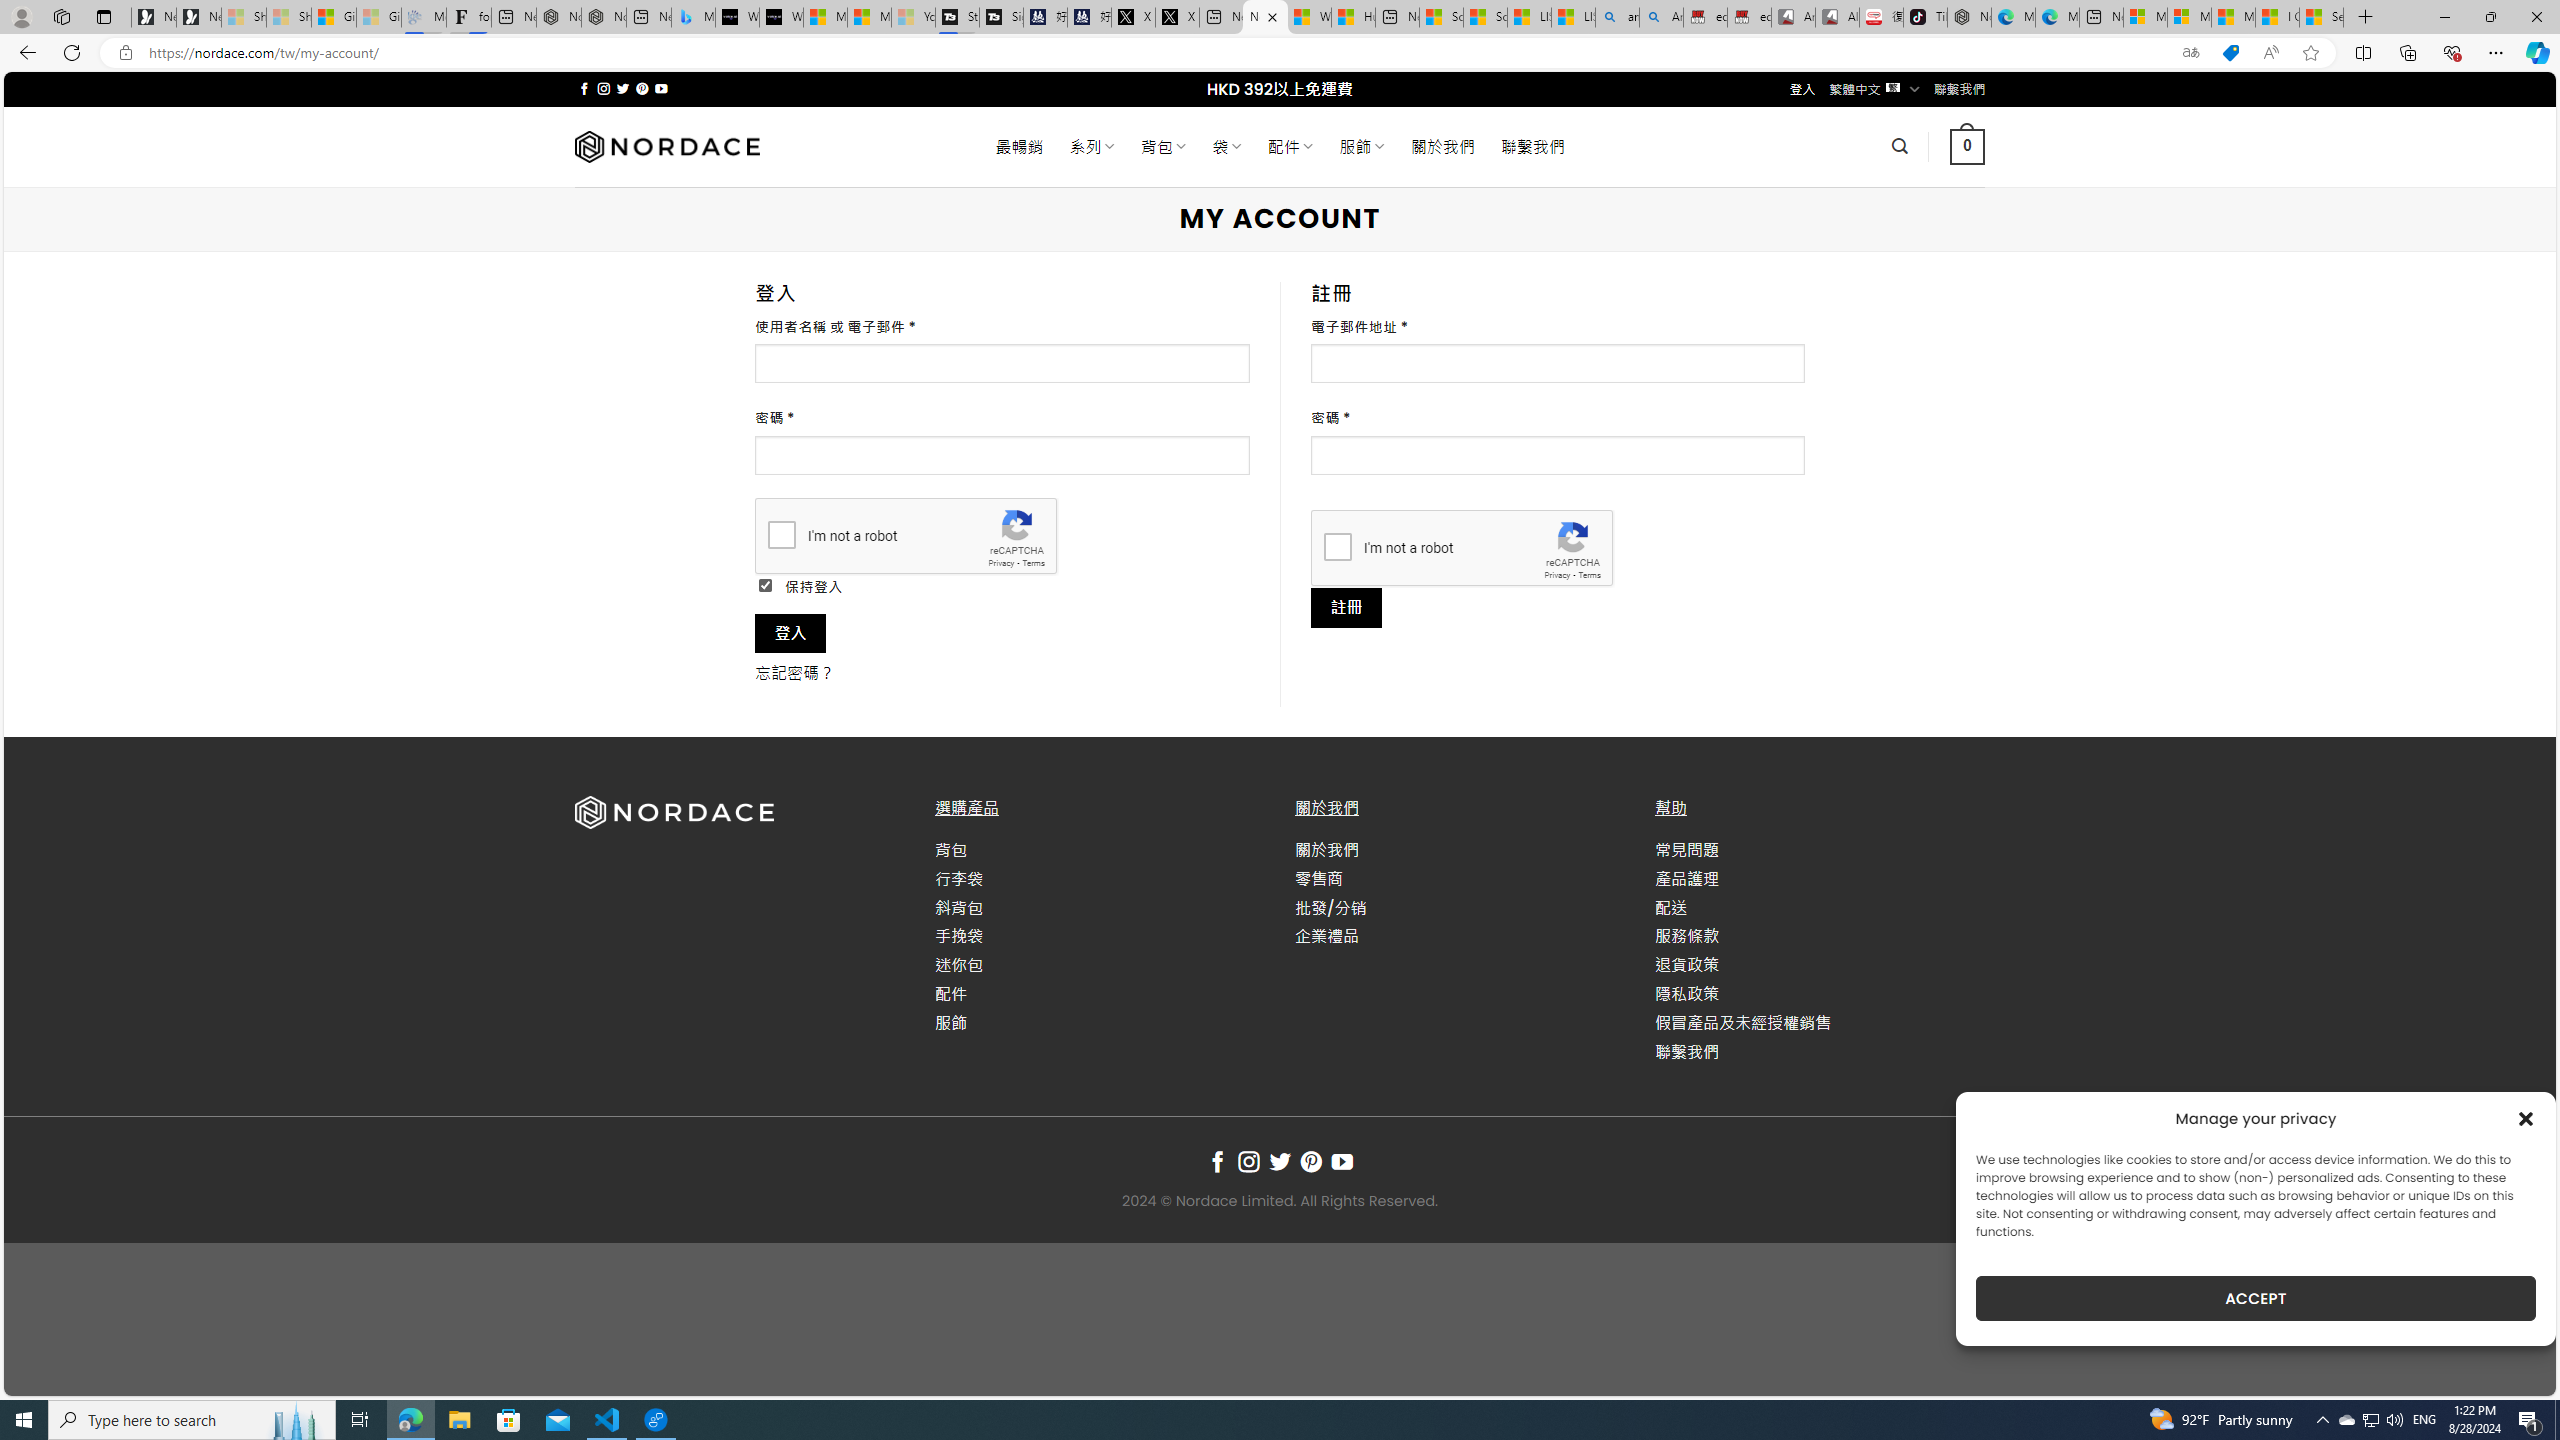 This screenshot has width=2560, height=1440. I want to click on 'Huge shark washes ashore at New York City beach | Watch', so click(1353, 16).